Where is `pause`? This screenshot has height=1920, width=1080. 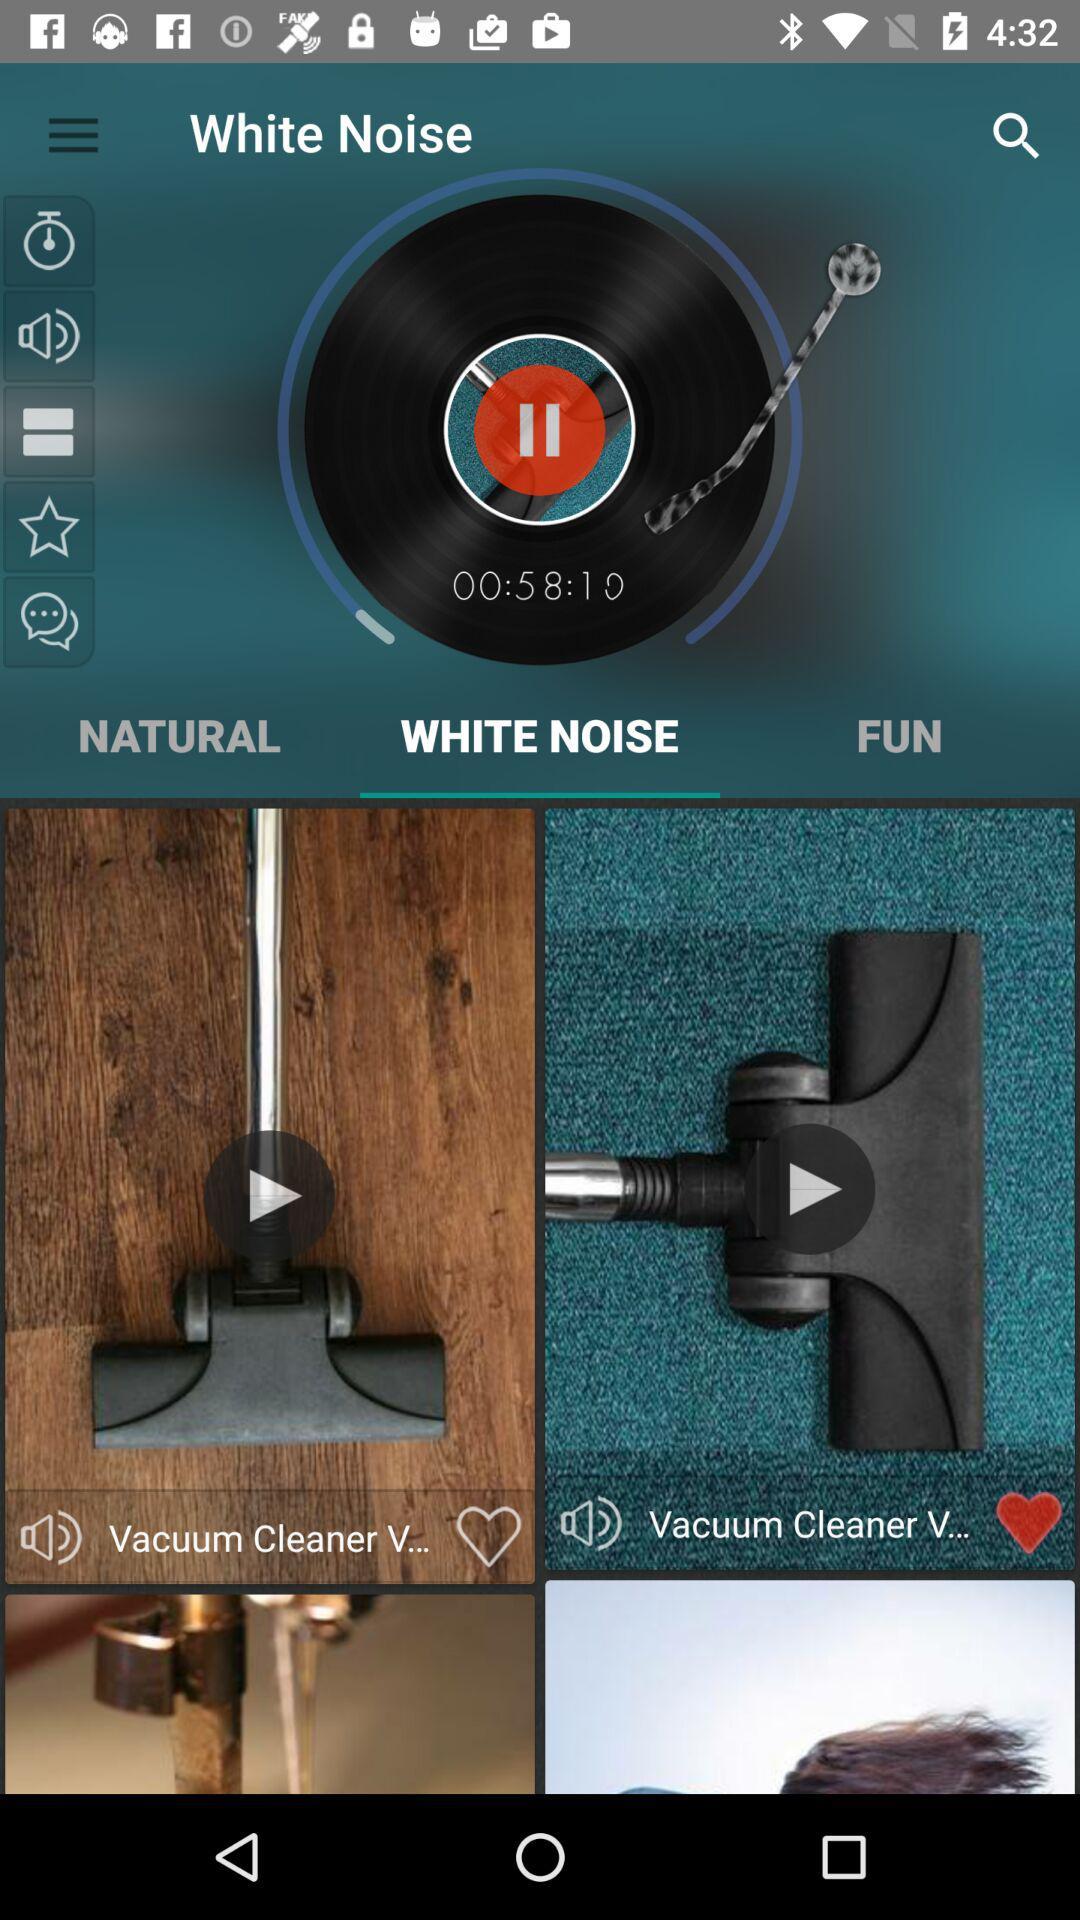
pause is located at coordinates (538, 429).